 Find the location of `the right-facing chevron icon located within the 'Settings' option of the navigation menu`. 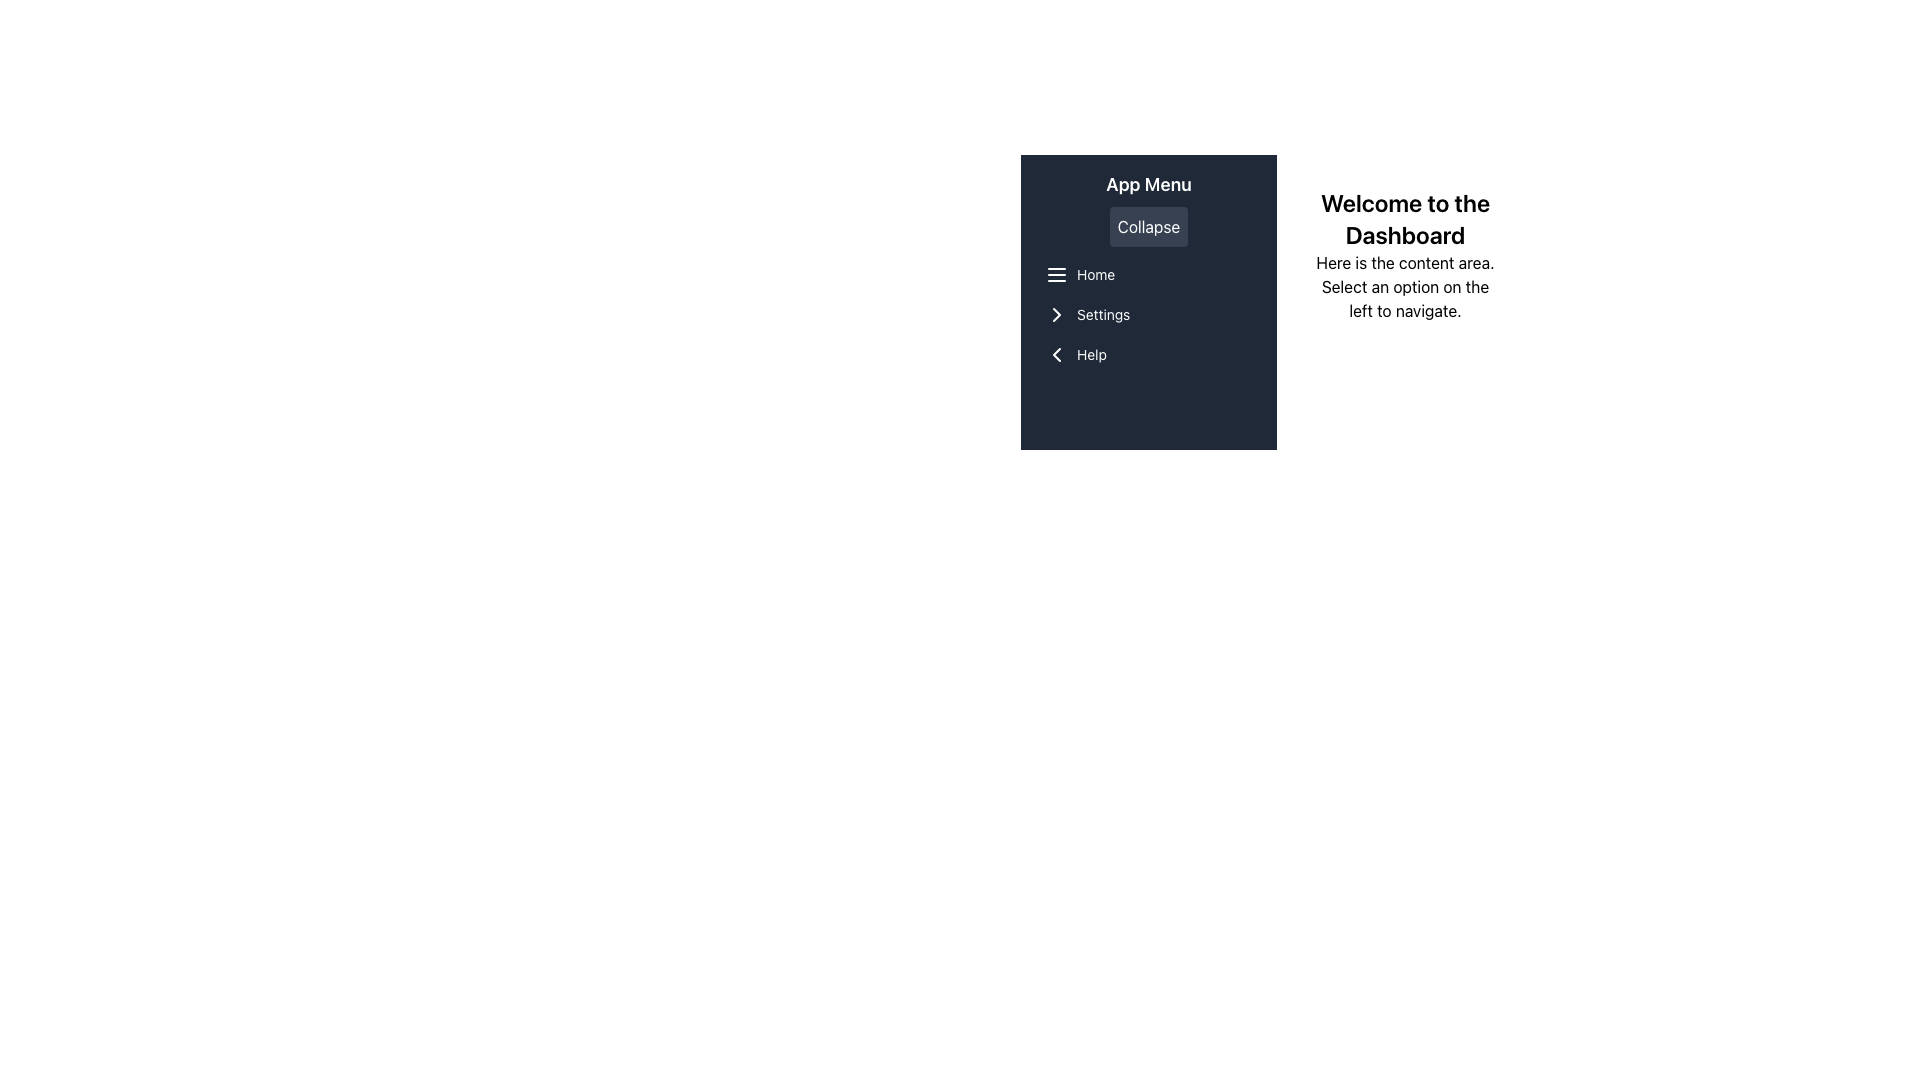

the right-facing chevron icon located within the 'Settings' option of the navigation menu is located at coordinates (1055, 315).